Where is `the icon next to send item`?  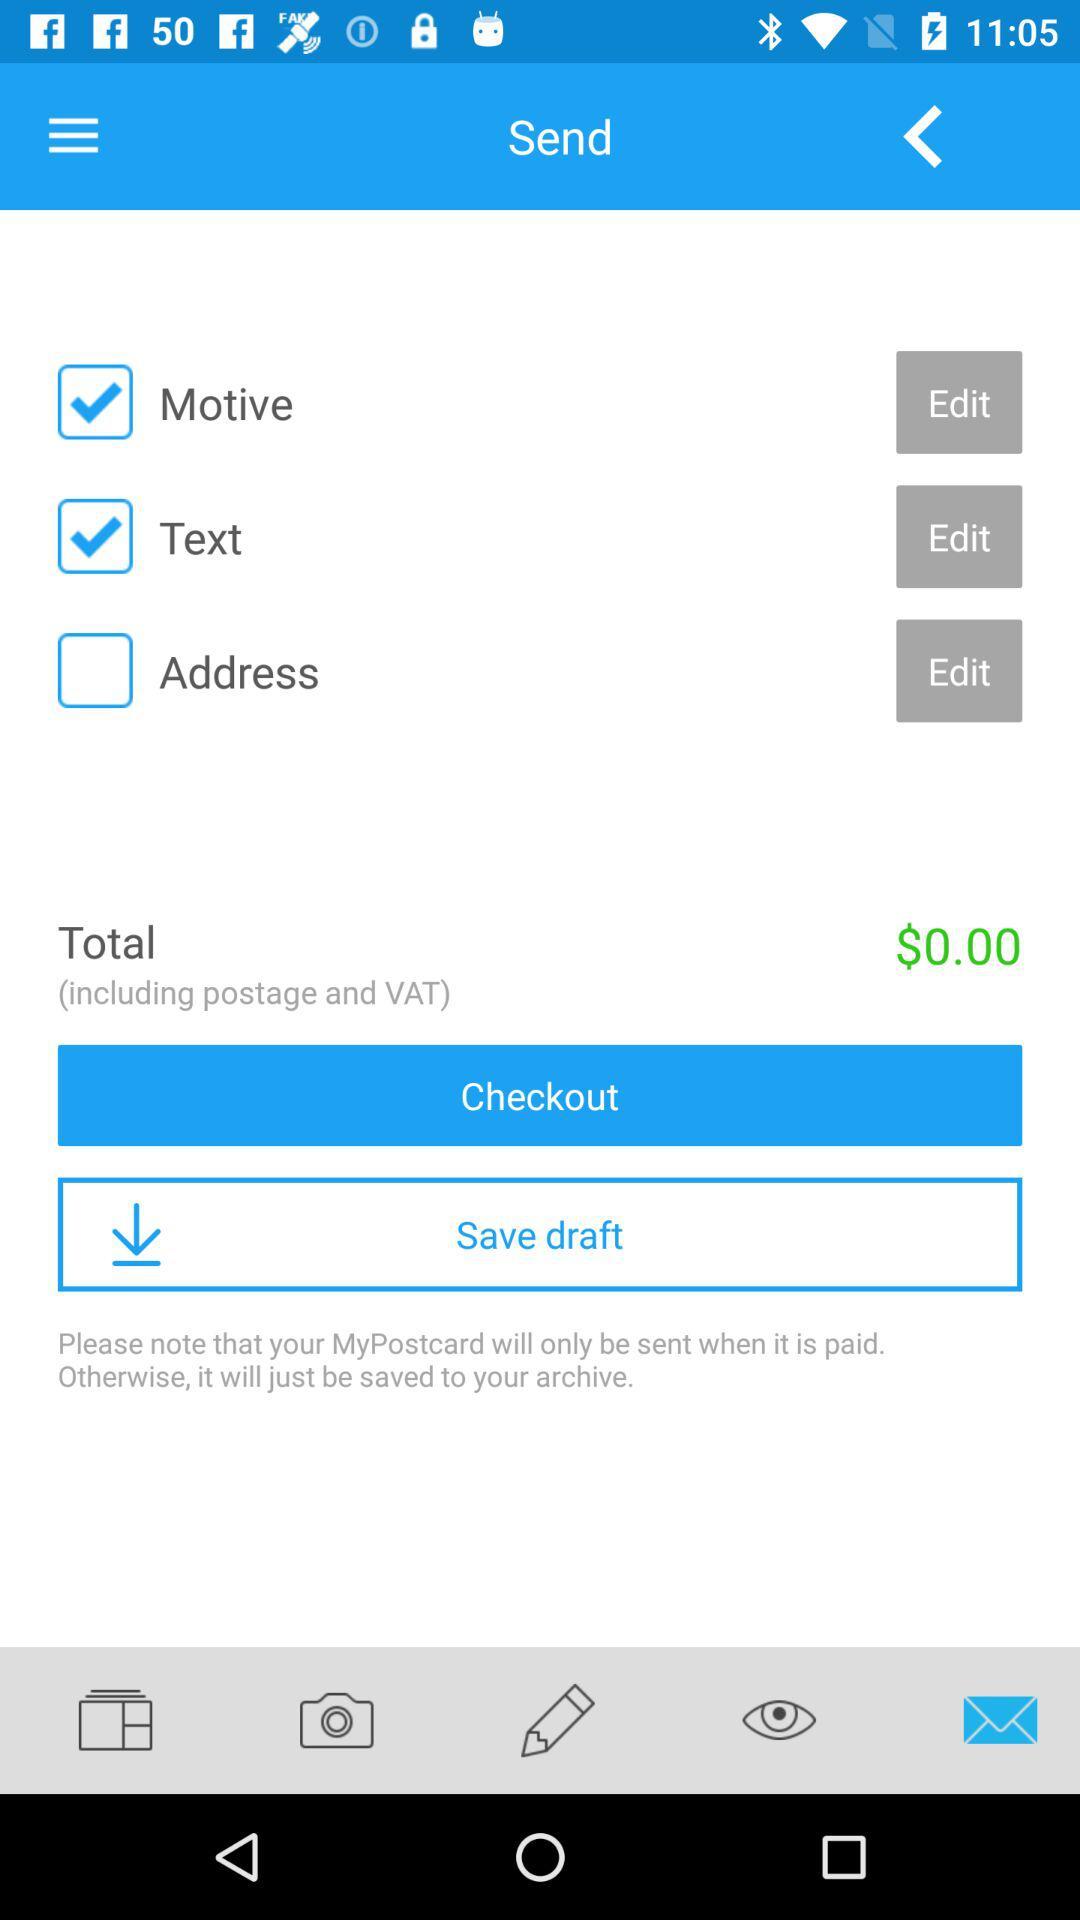 the icon next to send item is located at coordinates (922, 135).